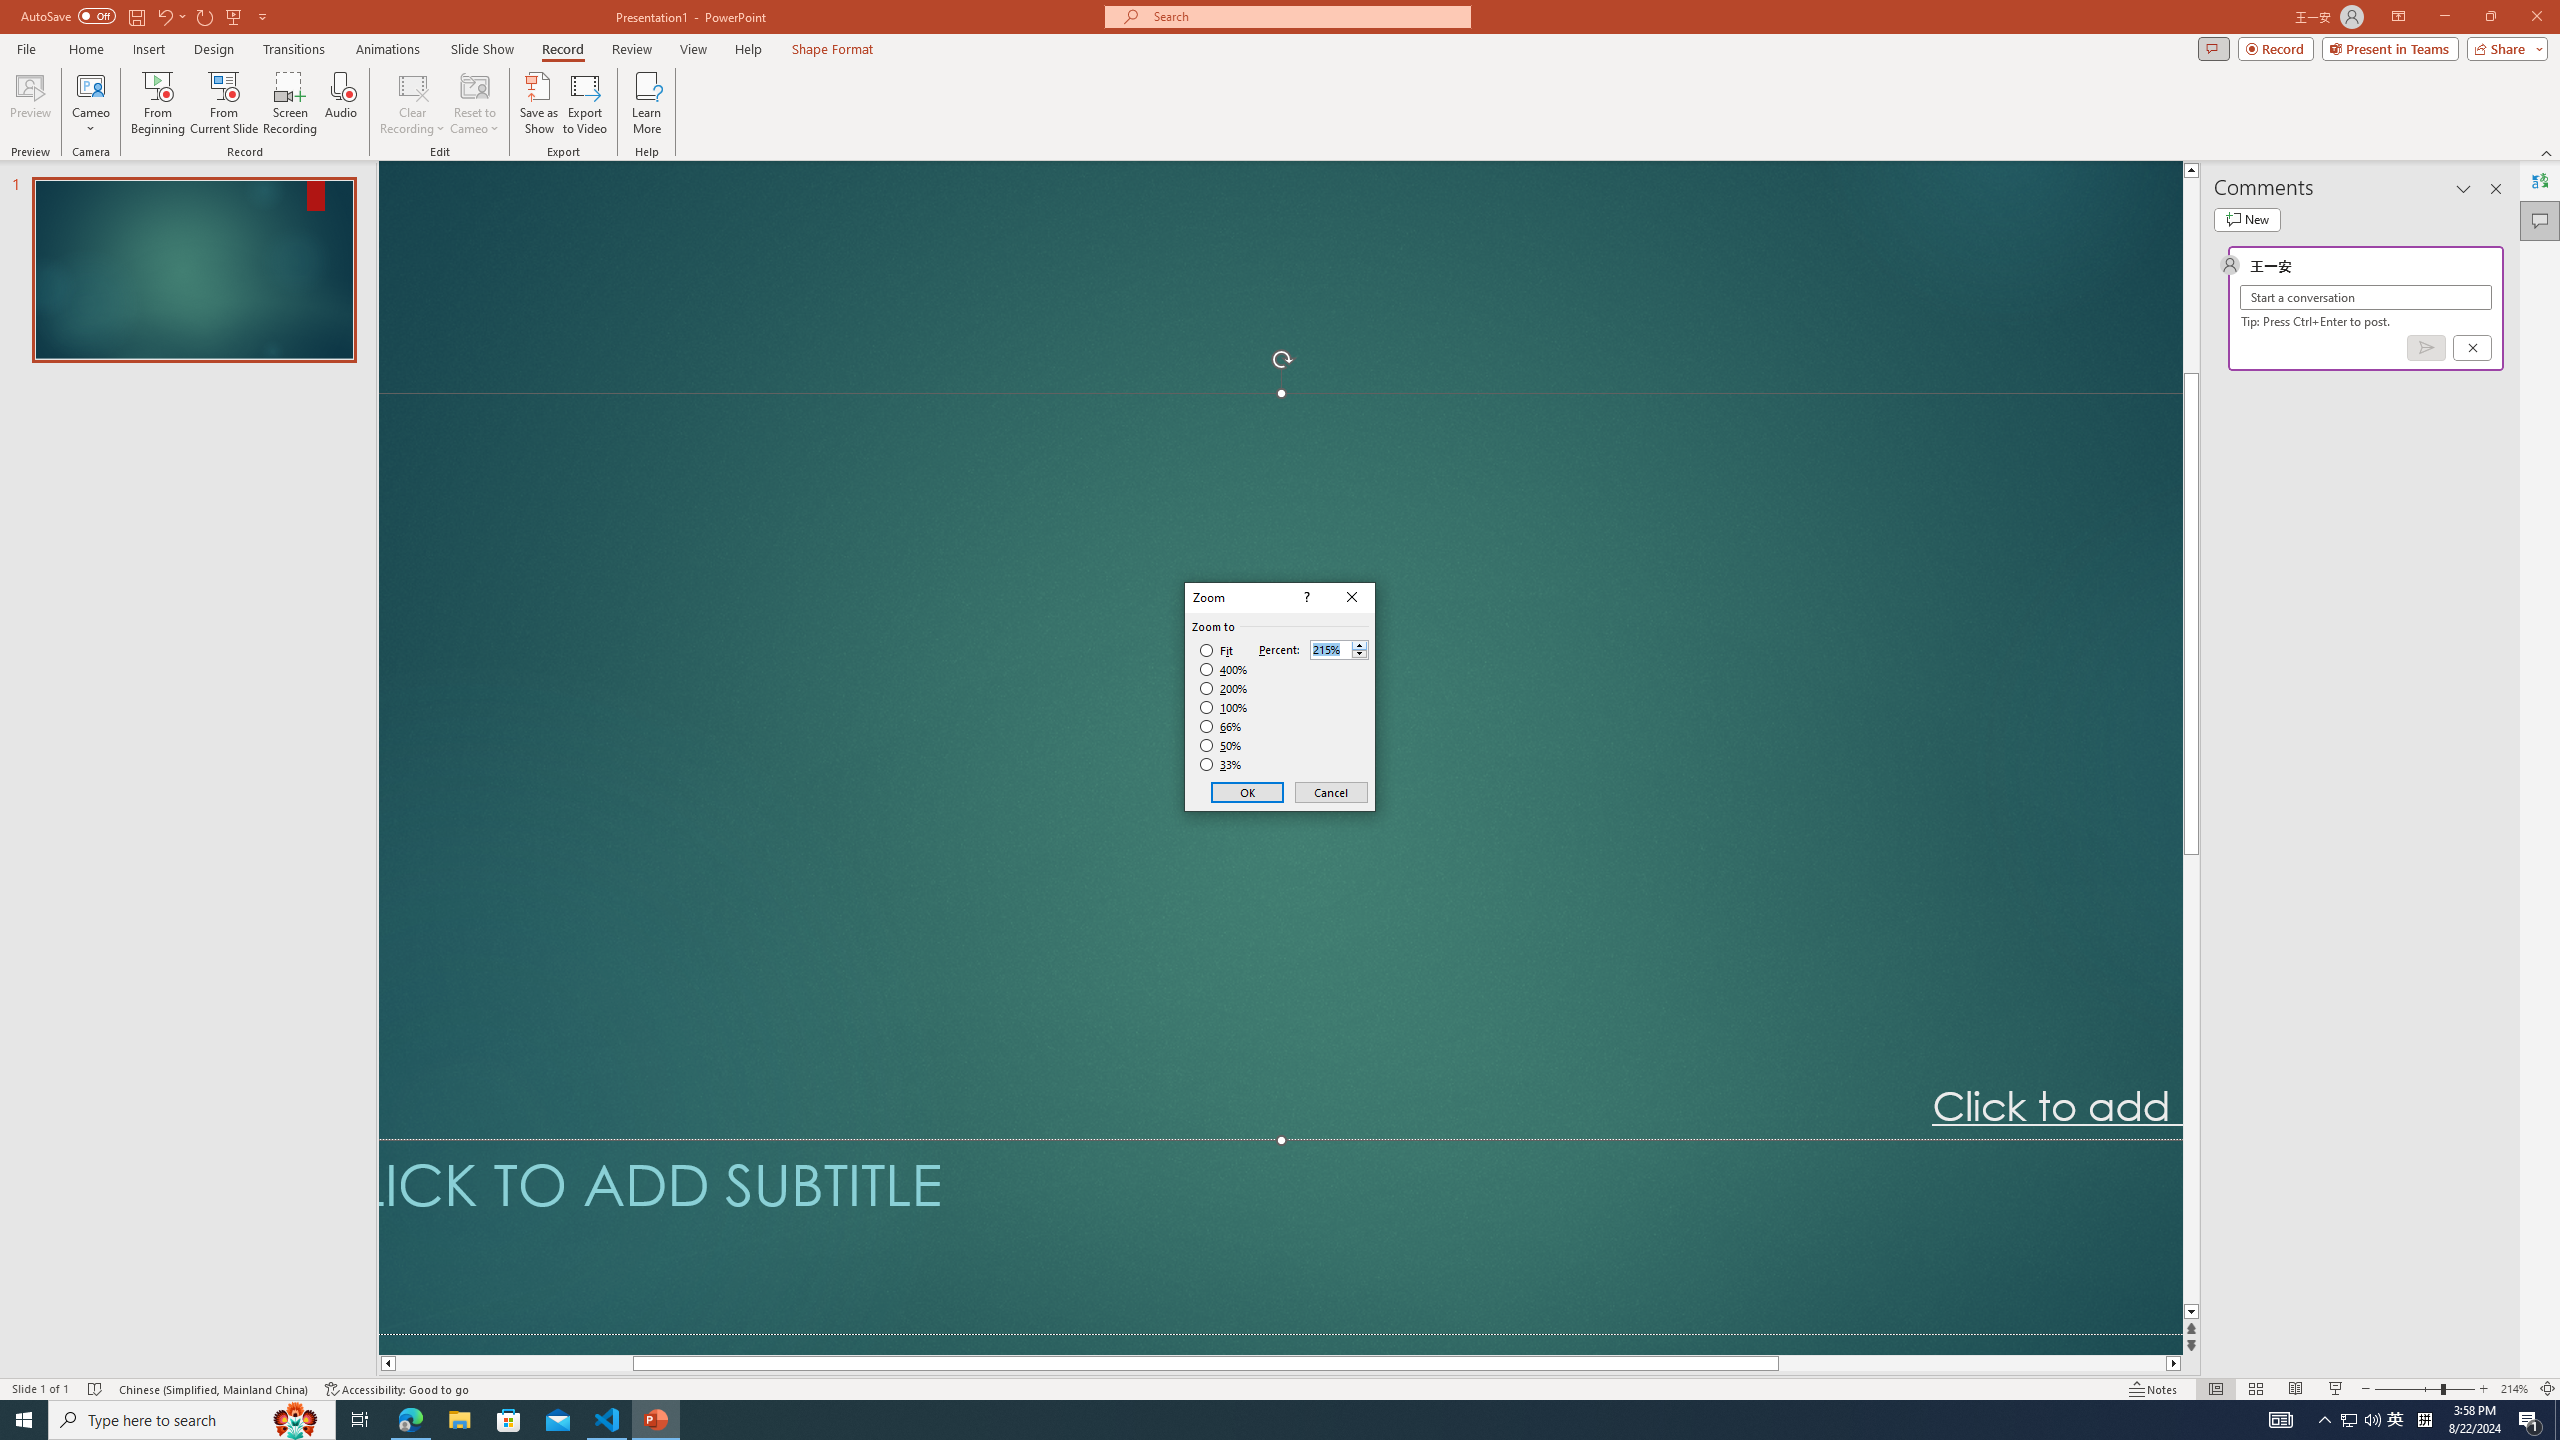  I want to click on 'Shape Format', so click(832, 49).